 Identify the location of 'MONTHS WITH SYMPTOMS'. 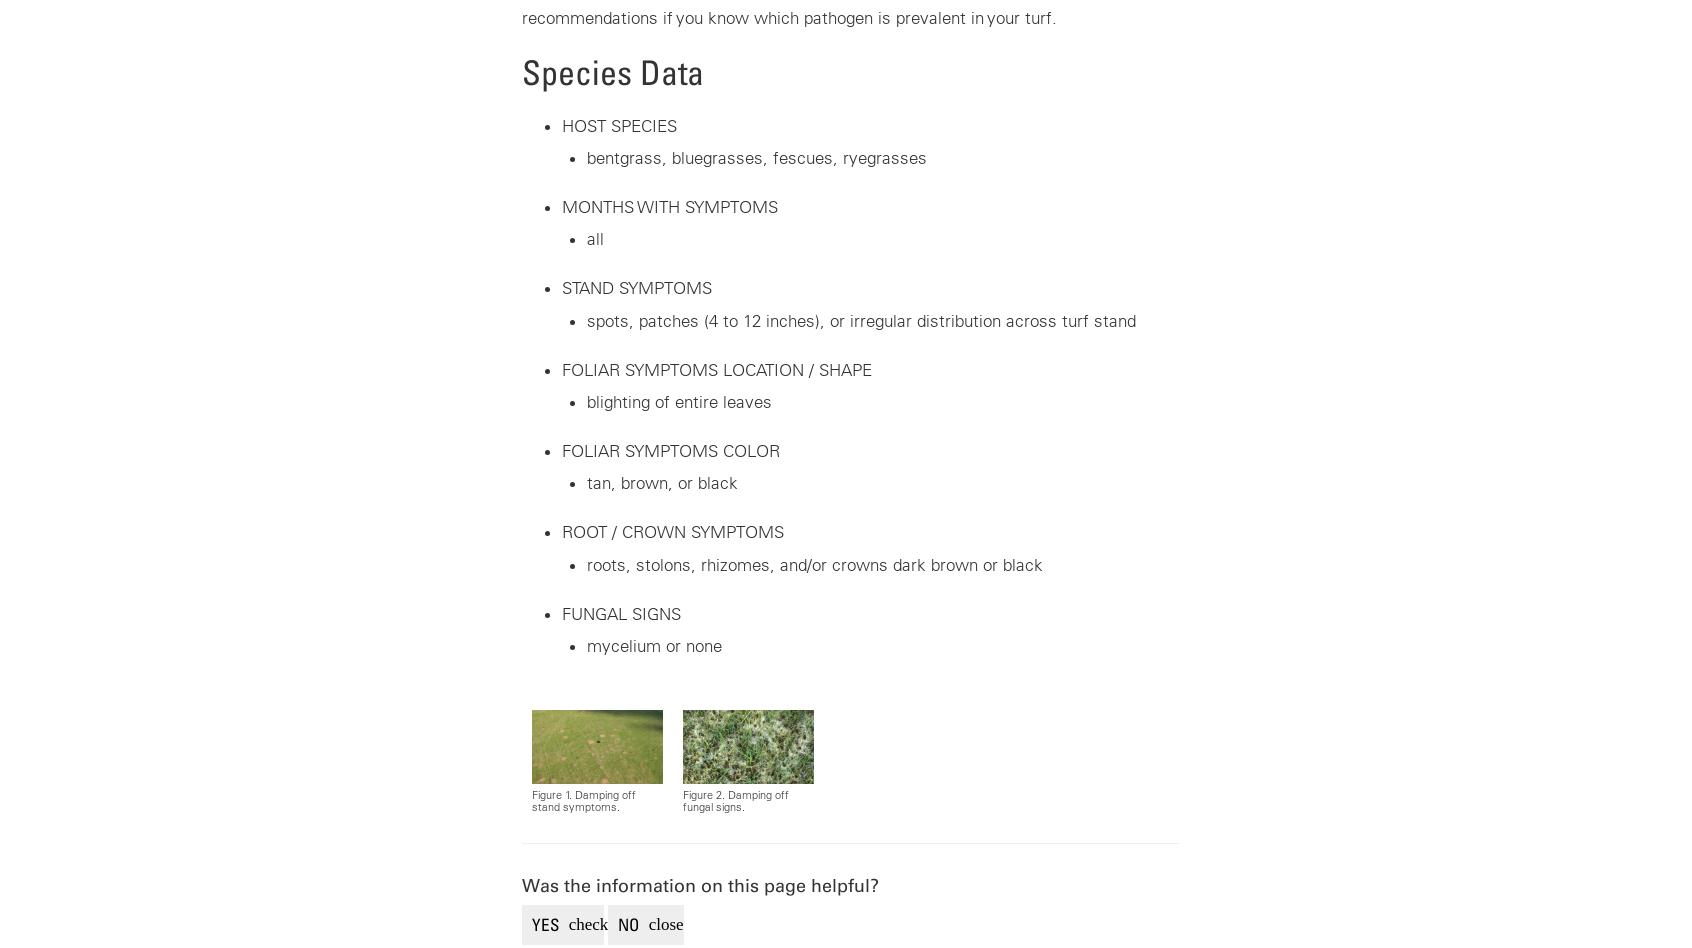
(669, 205).